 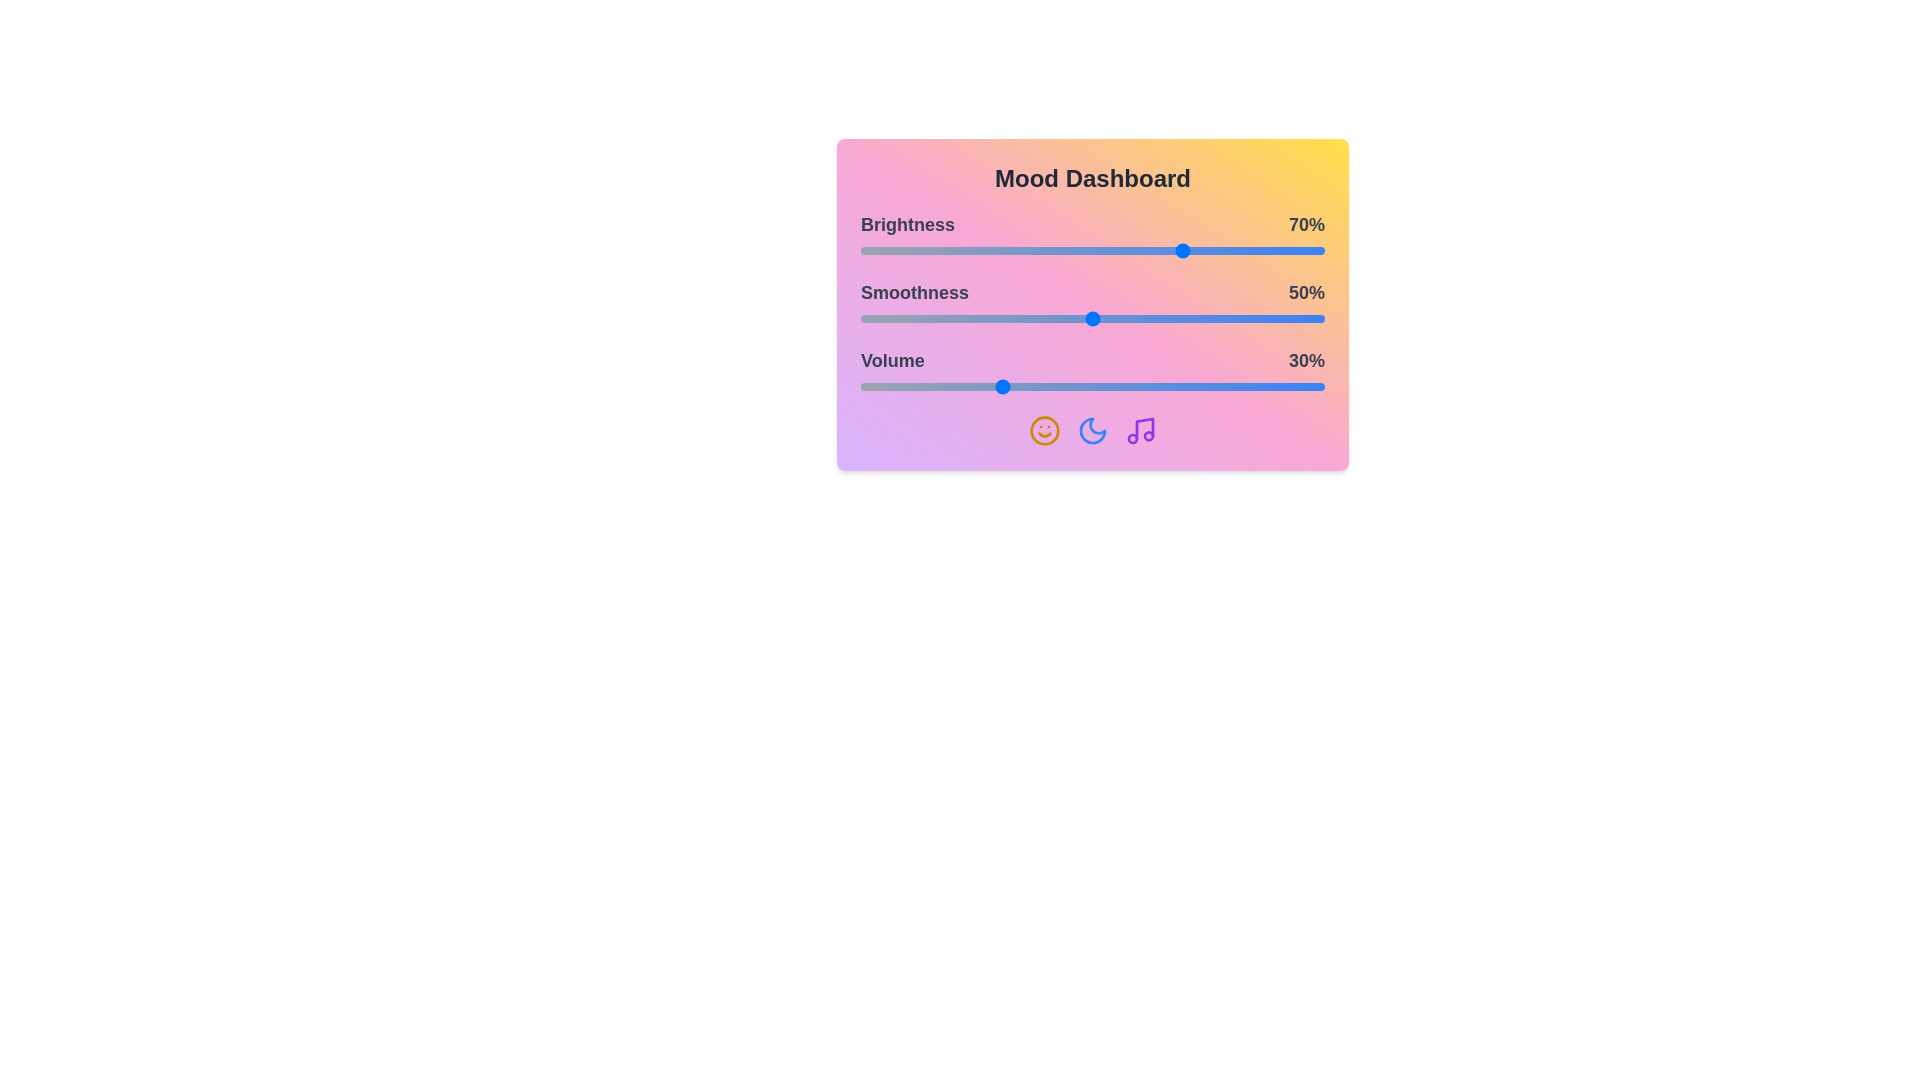 What do you see at coordinates (887, 318) in the screenshot?
I see `the 1 slider to 6%` at bounding box center [887, 318].